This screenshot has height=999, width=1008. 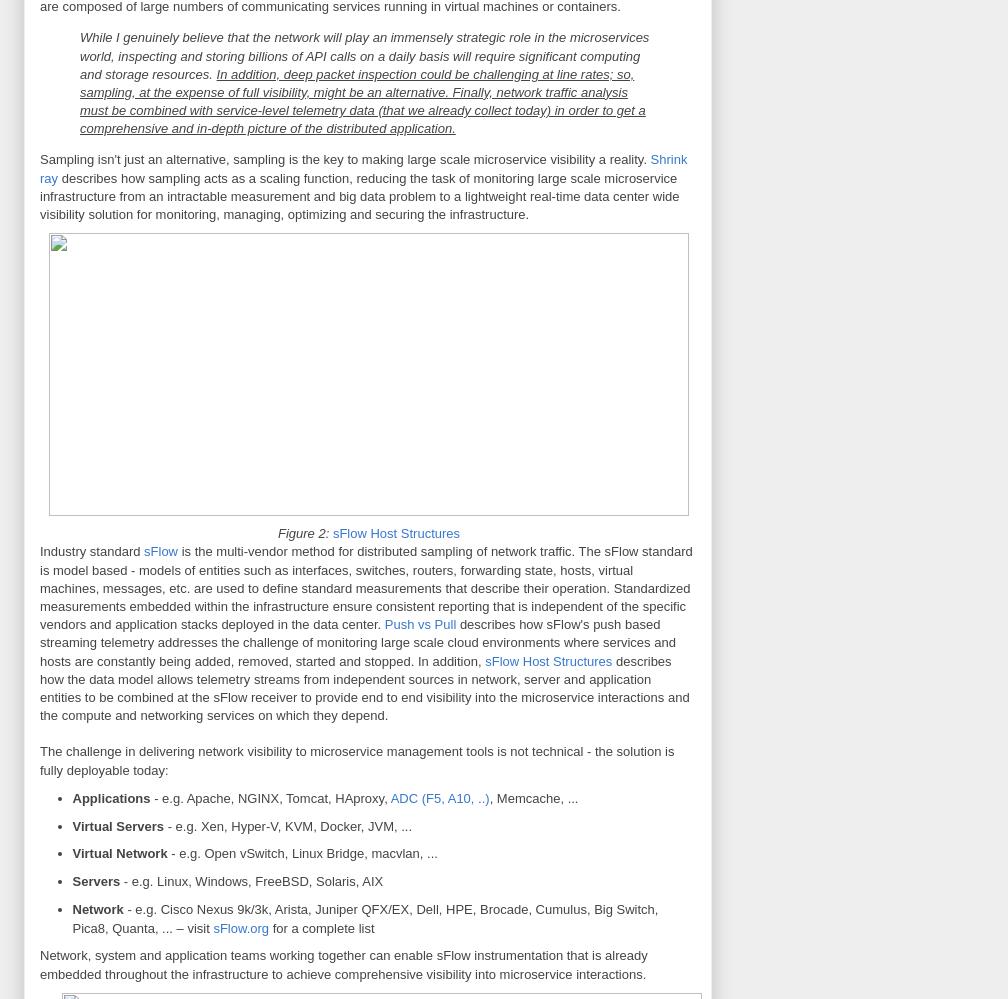 I want to click on ', Memcache, ...', so click(x=533, y=797).